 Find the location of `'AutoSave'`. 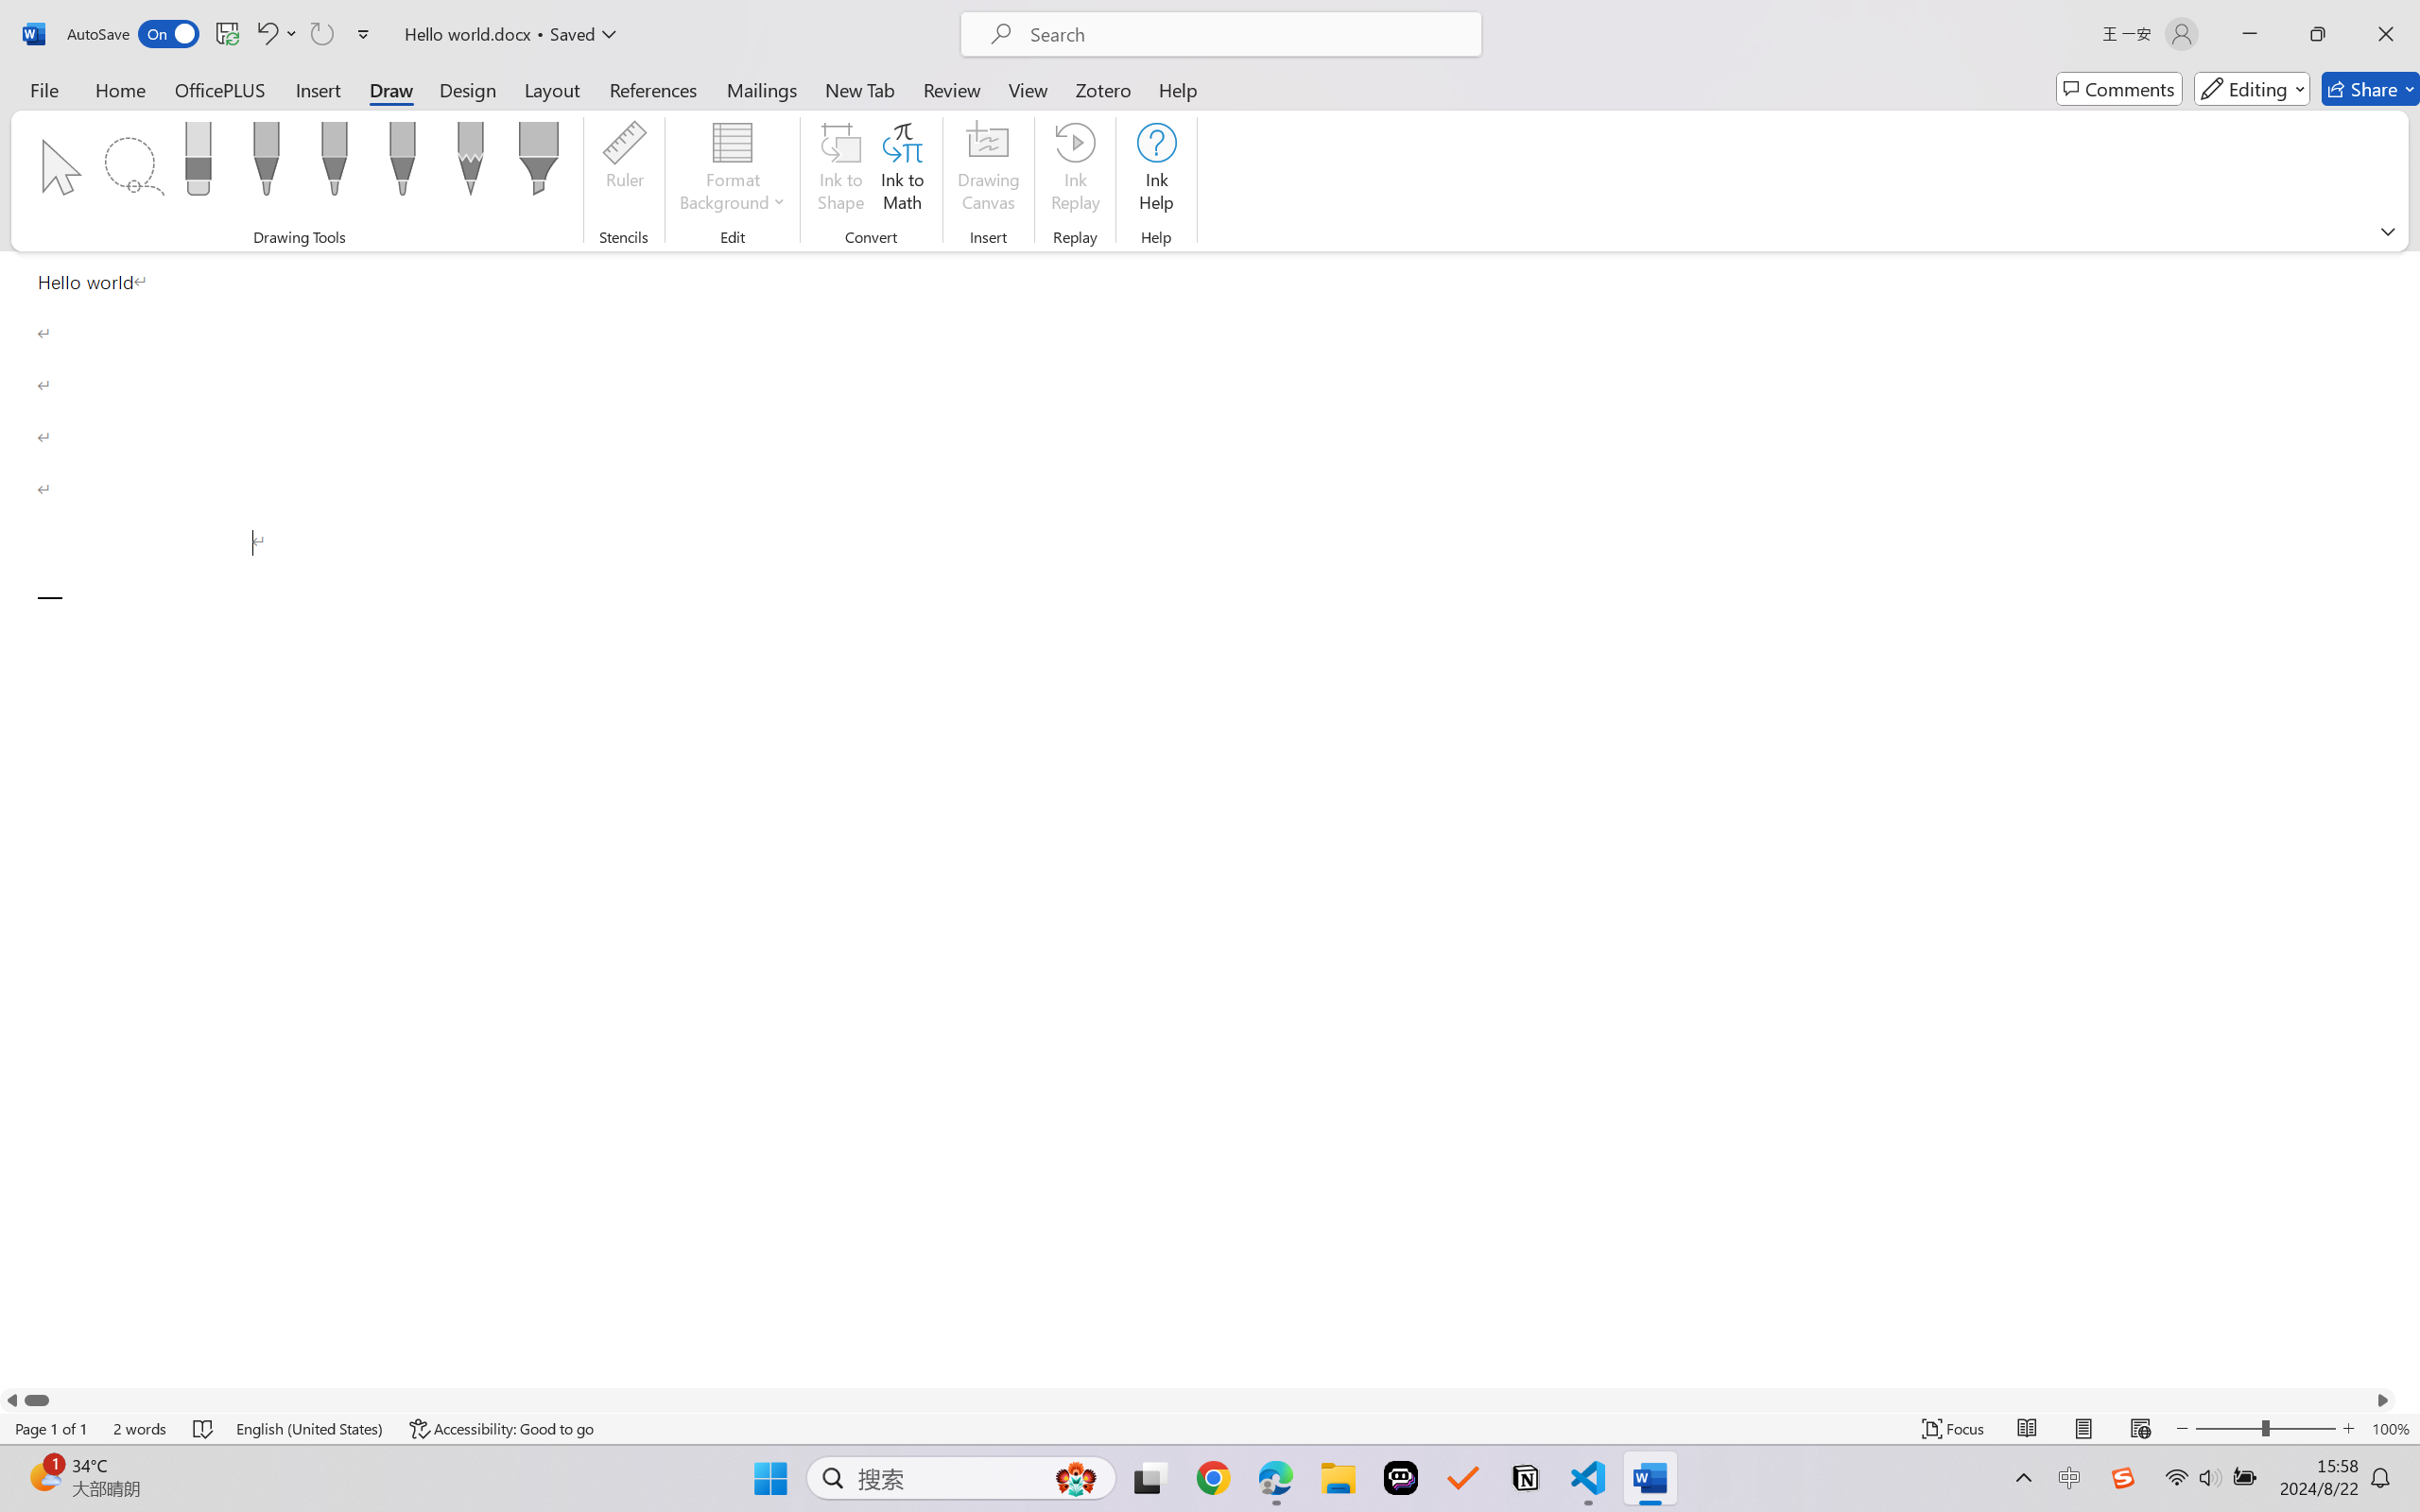

'AutoSave' is located at coordinates (133, 33).